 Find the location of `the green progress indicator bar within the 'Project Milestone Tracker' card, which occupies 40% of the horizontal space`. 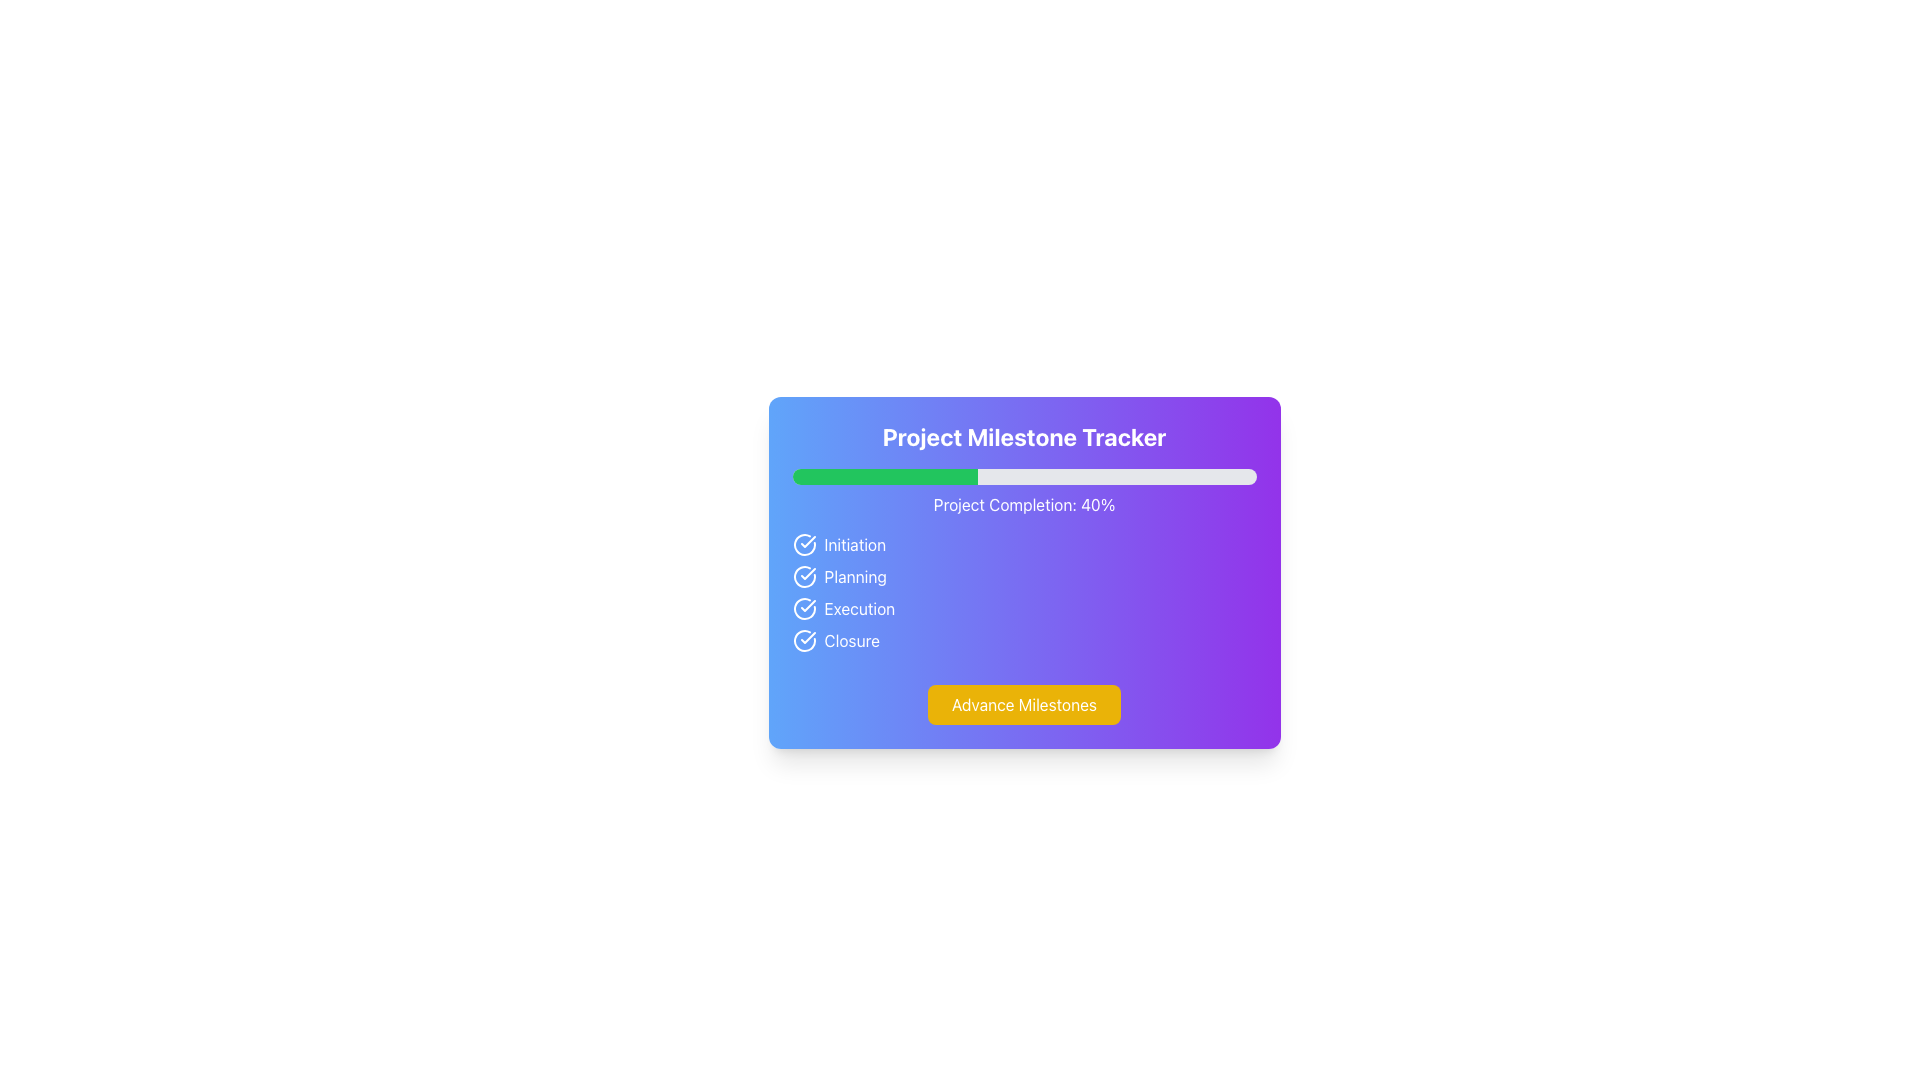

the green progress indicator bar within the 'Project Milestone Tracker' card, which occupies 40% of the horizontal space is located at coordinates (884, 477).